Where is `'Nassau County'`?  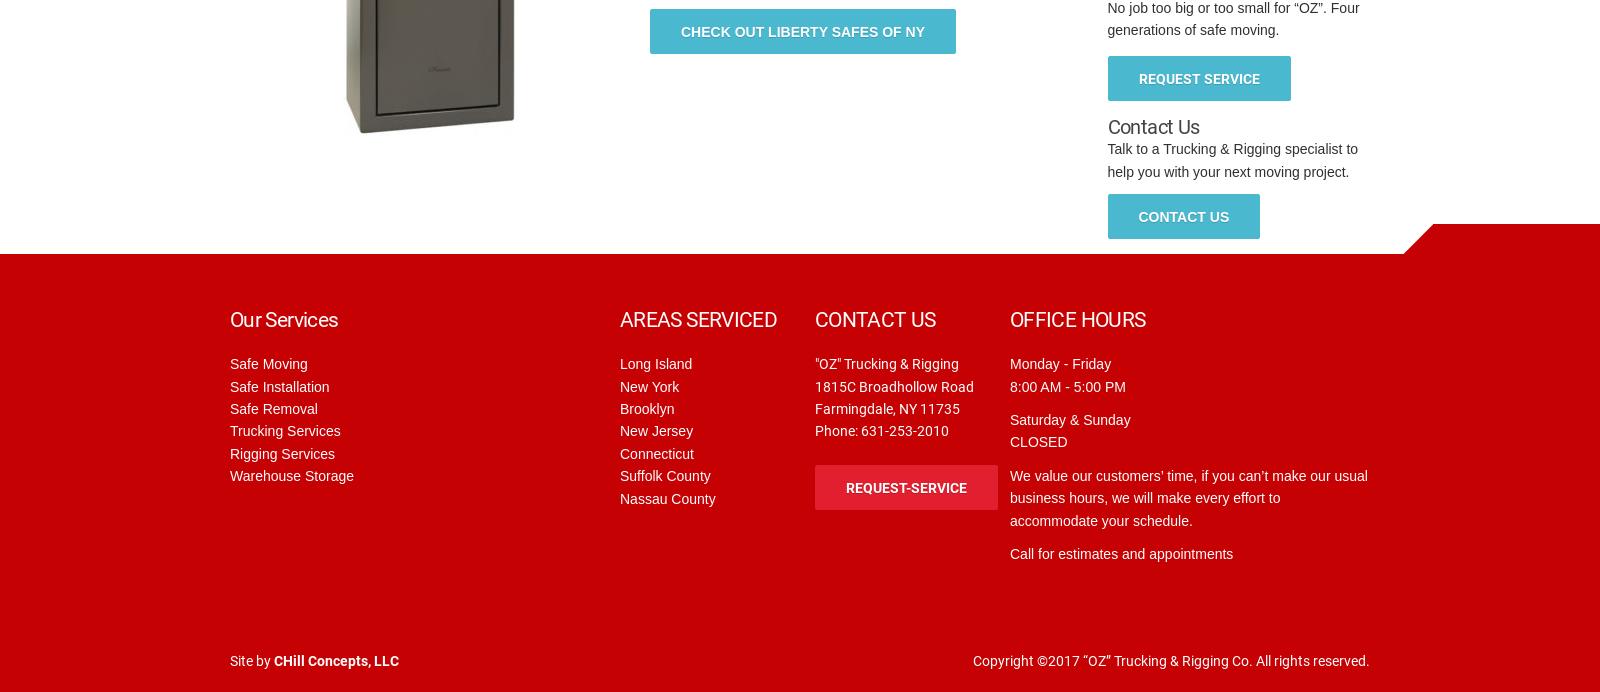
'Nassau County' is located at coordinates (667, 497).